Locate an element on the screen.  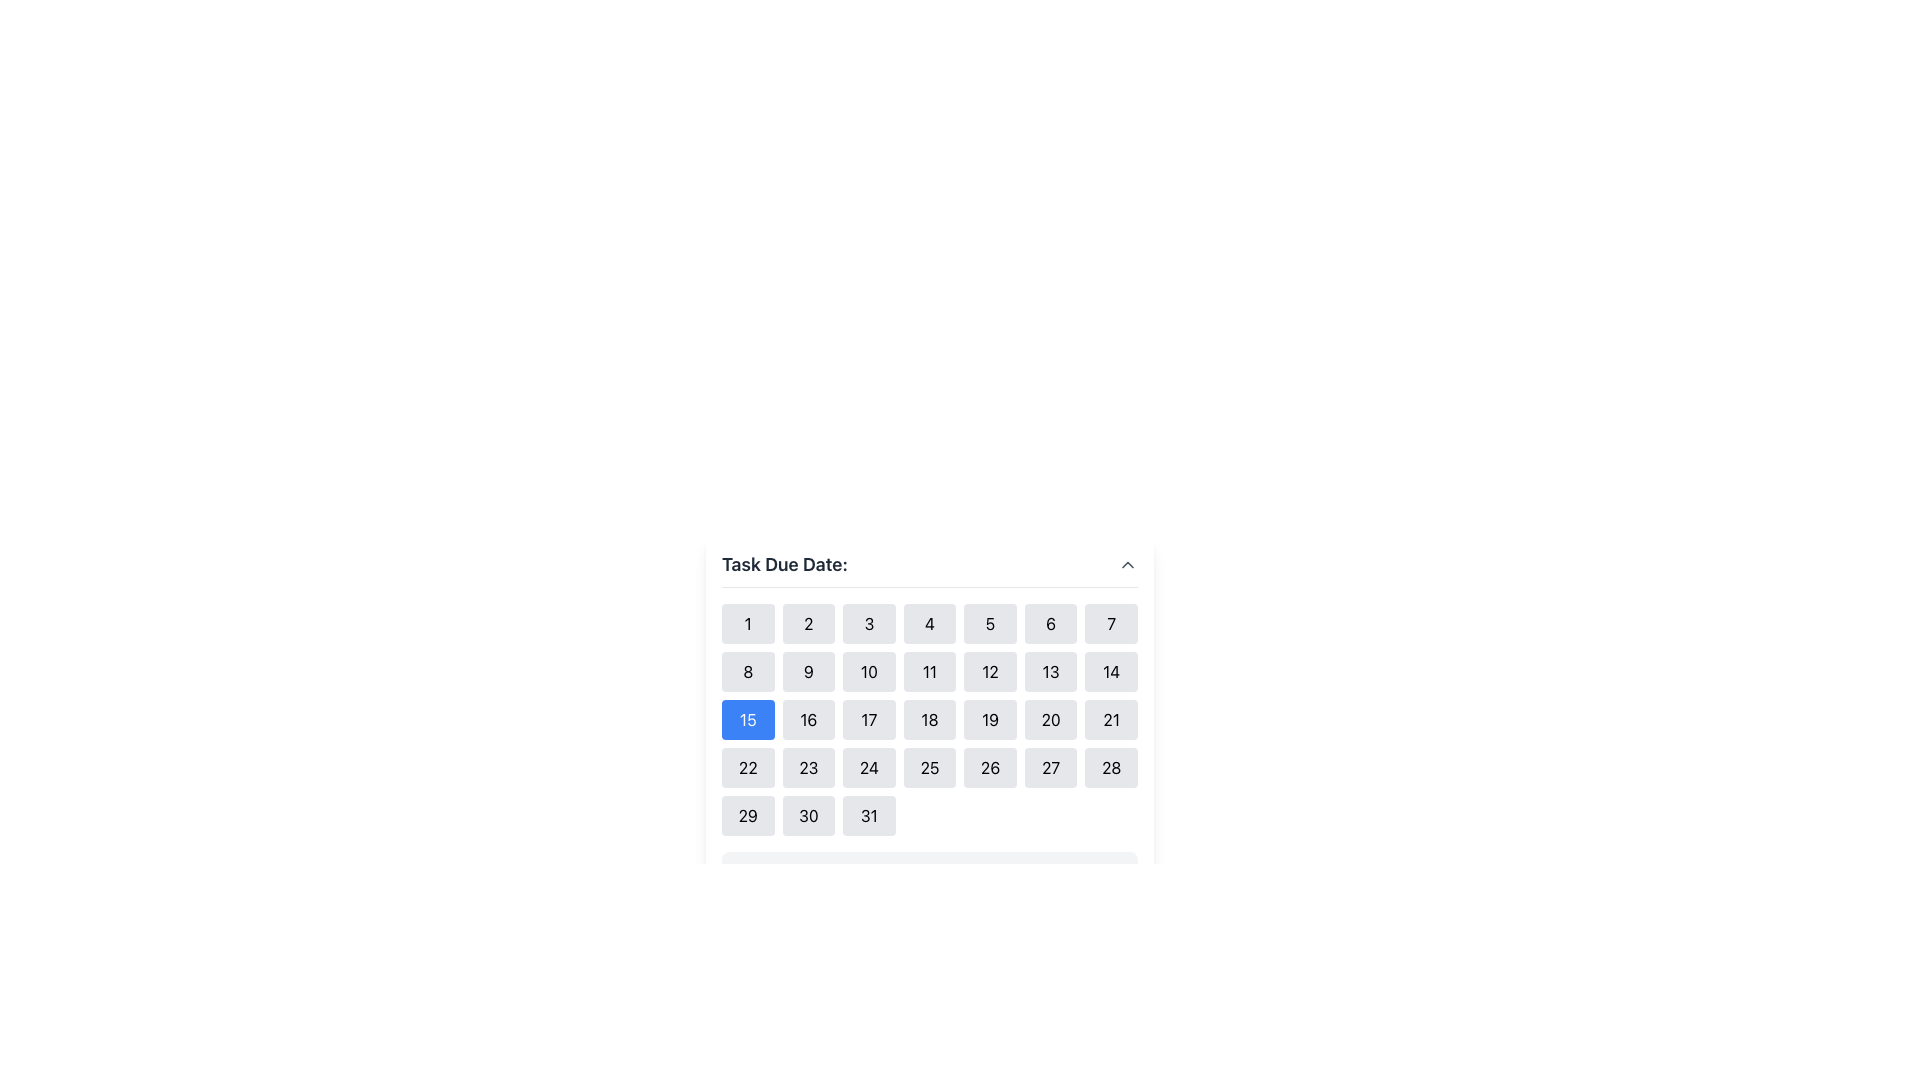
the selectable date option '10' in the calendar interface located in the second row, third column of the grid is located at coordinates (869, 671).